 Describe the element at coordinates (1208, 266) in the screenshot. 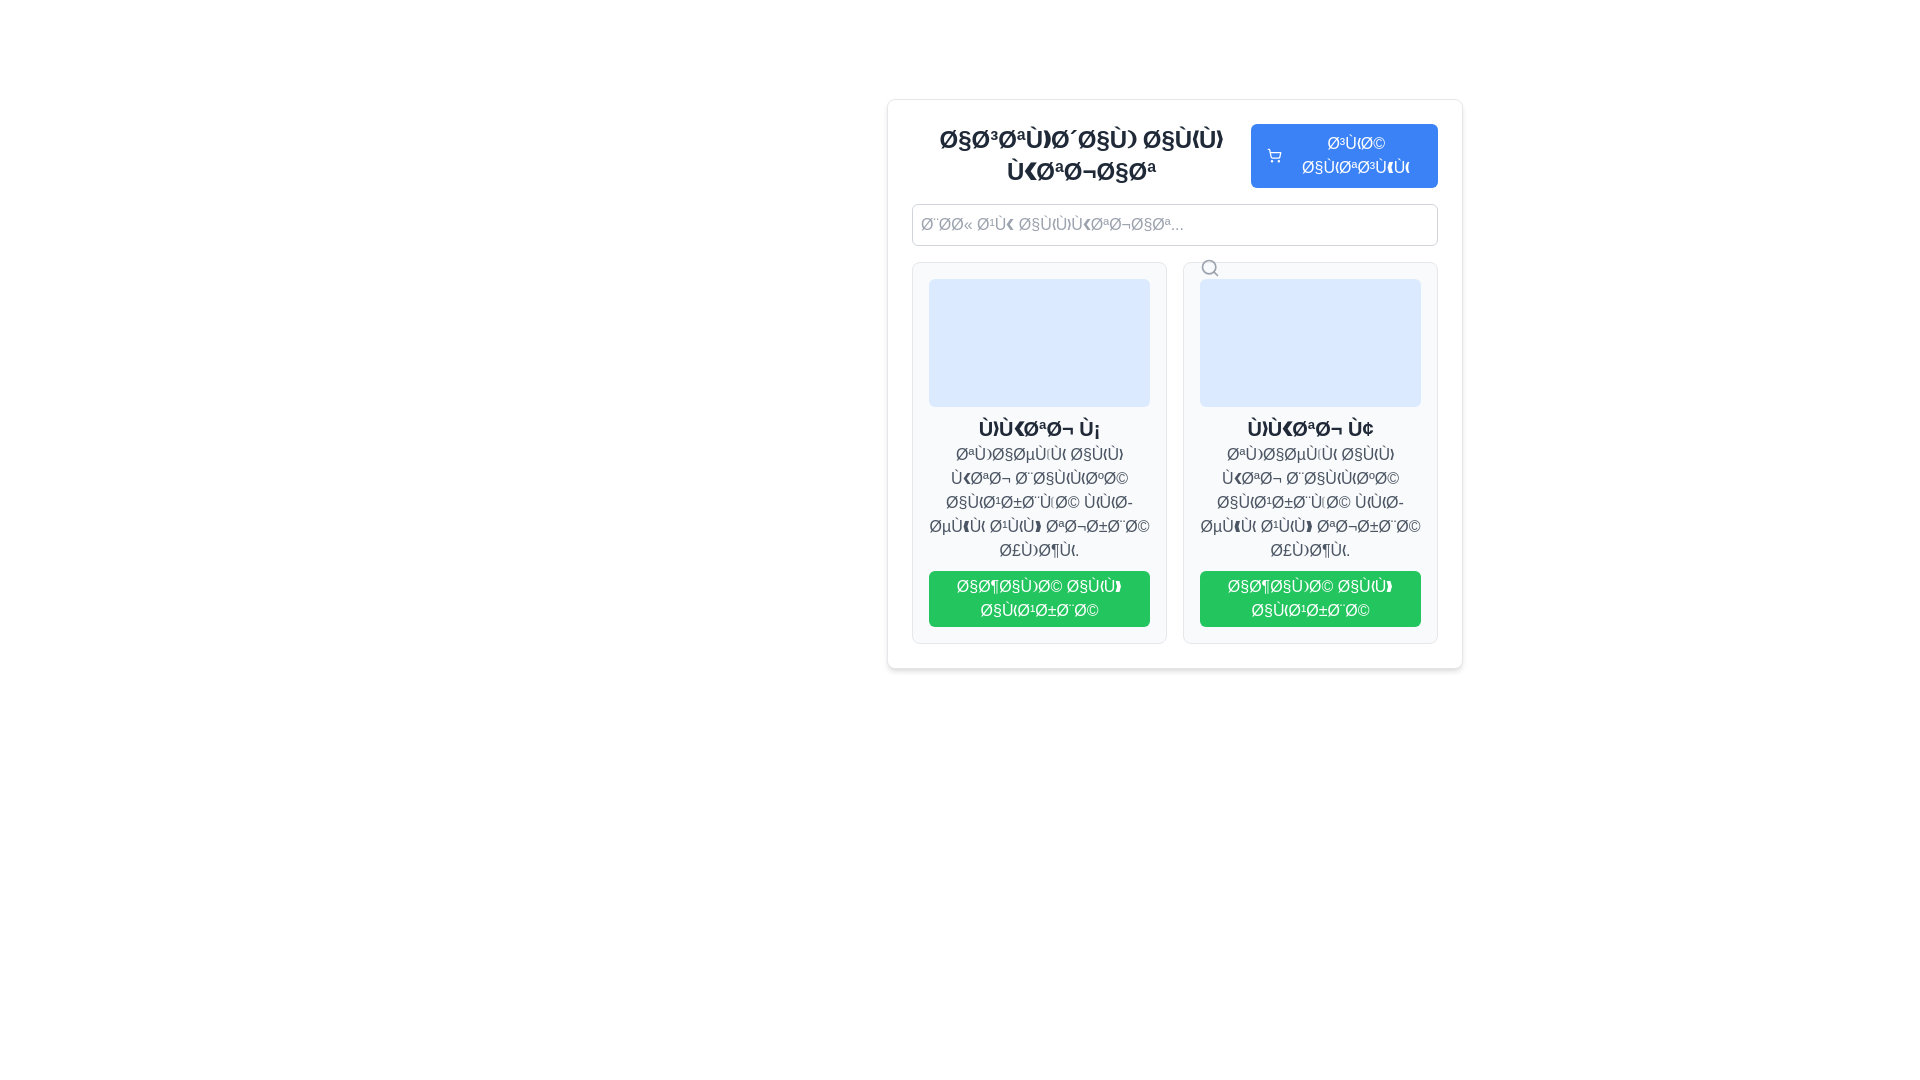

I see `the search icon located to the right of the search input field, which signifies the search functionality` at that location.